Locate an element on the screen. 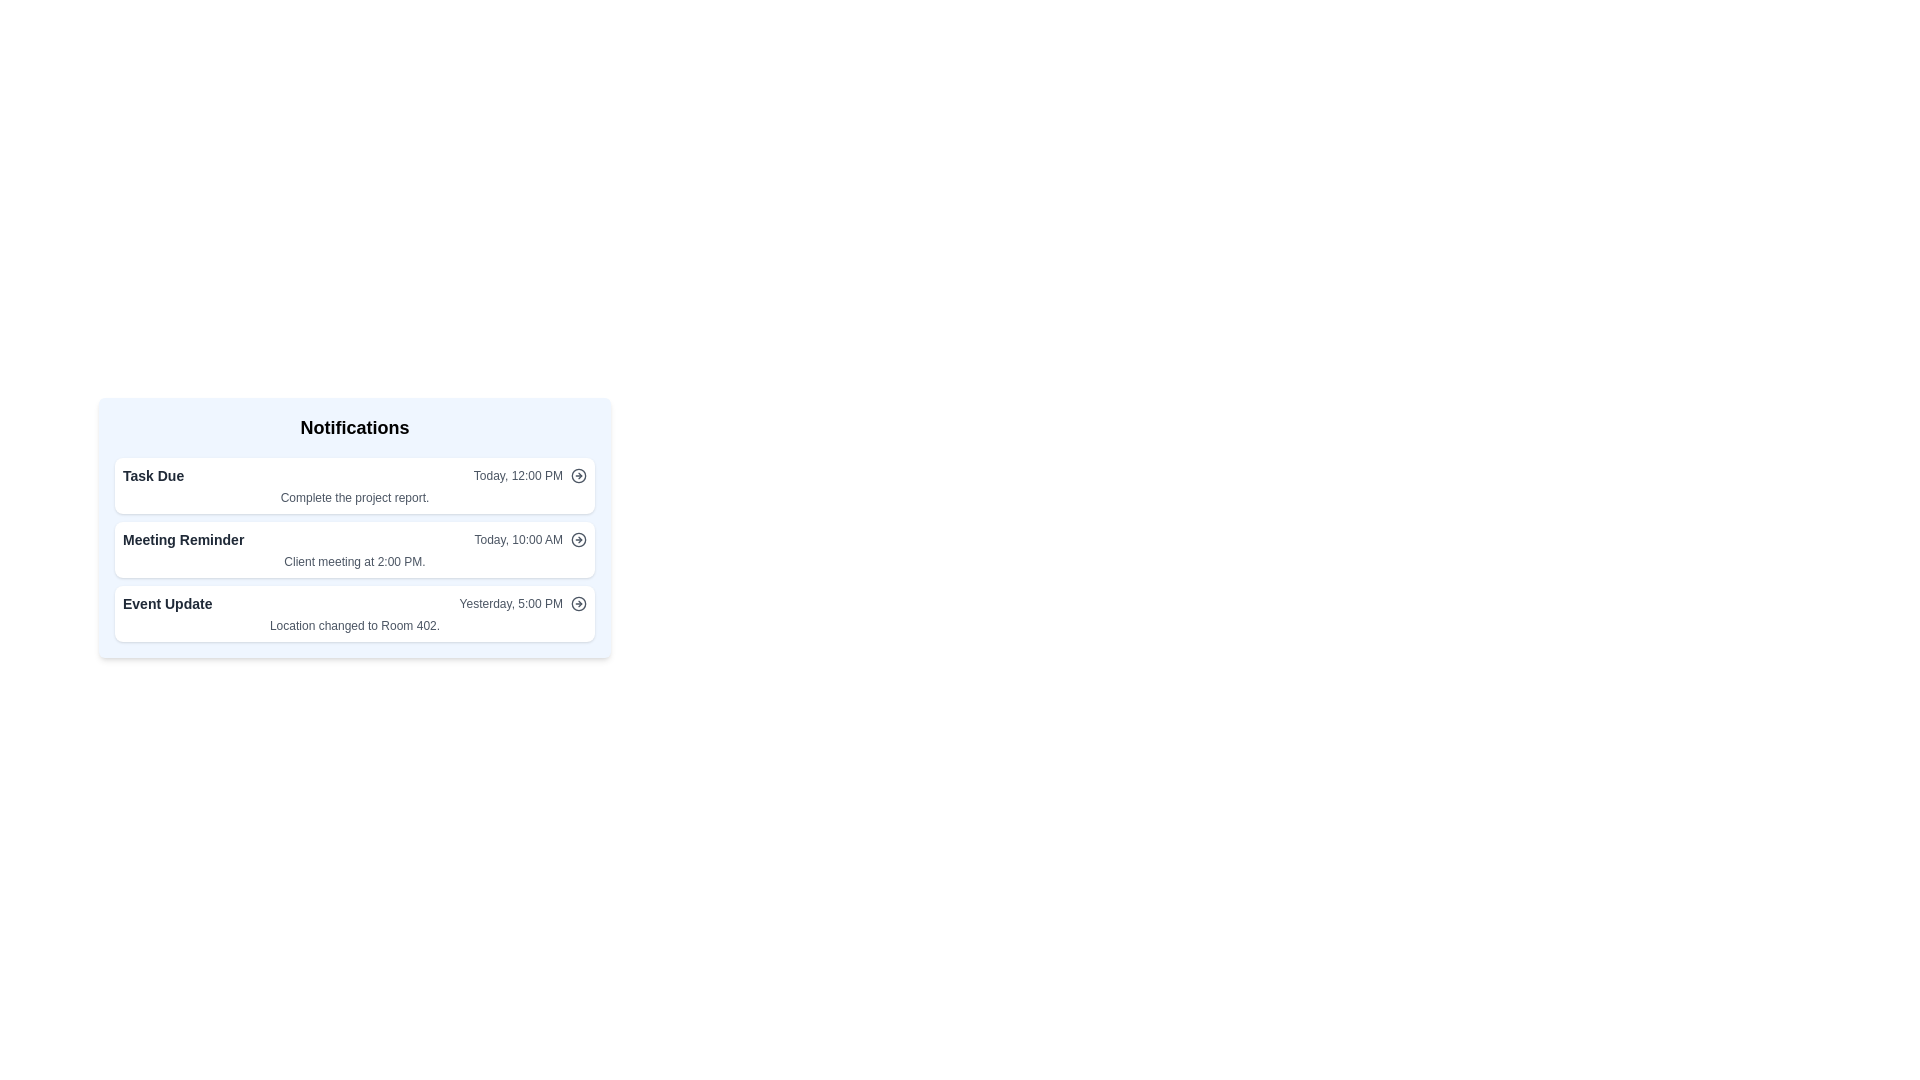  the text element displaying 'Today, 12:00 PM' which is styled in a small gray font and positioned to the right of the task description 'Task Due' is located at coordinates (530, 475).